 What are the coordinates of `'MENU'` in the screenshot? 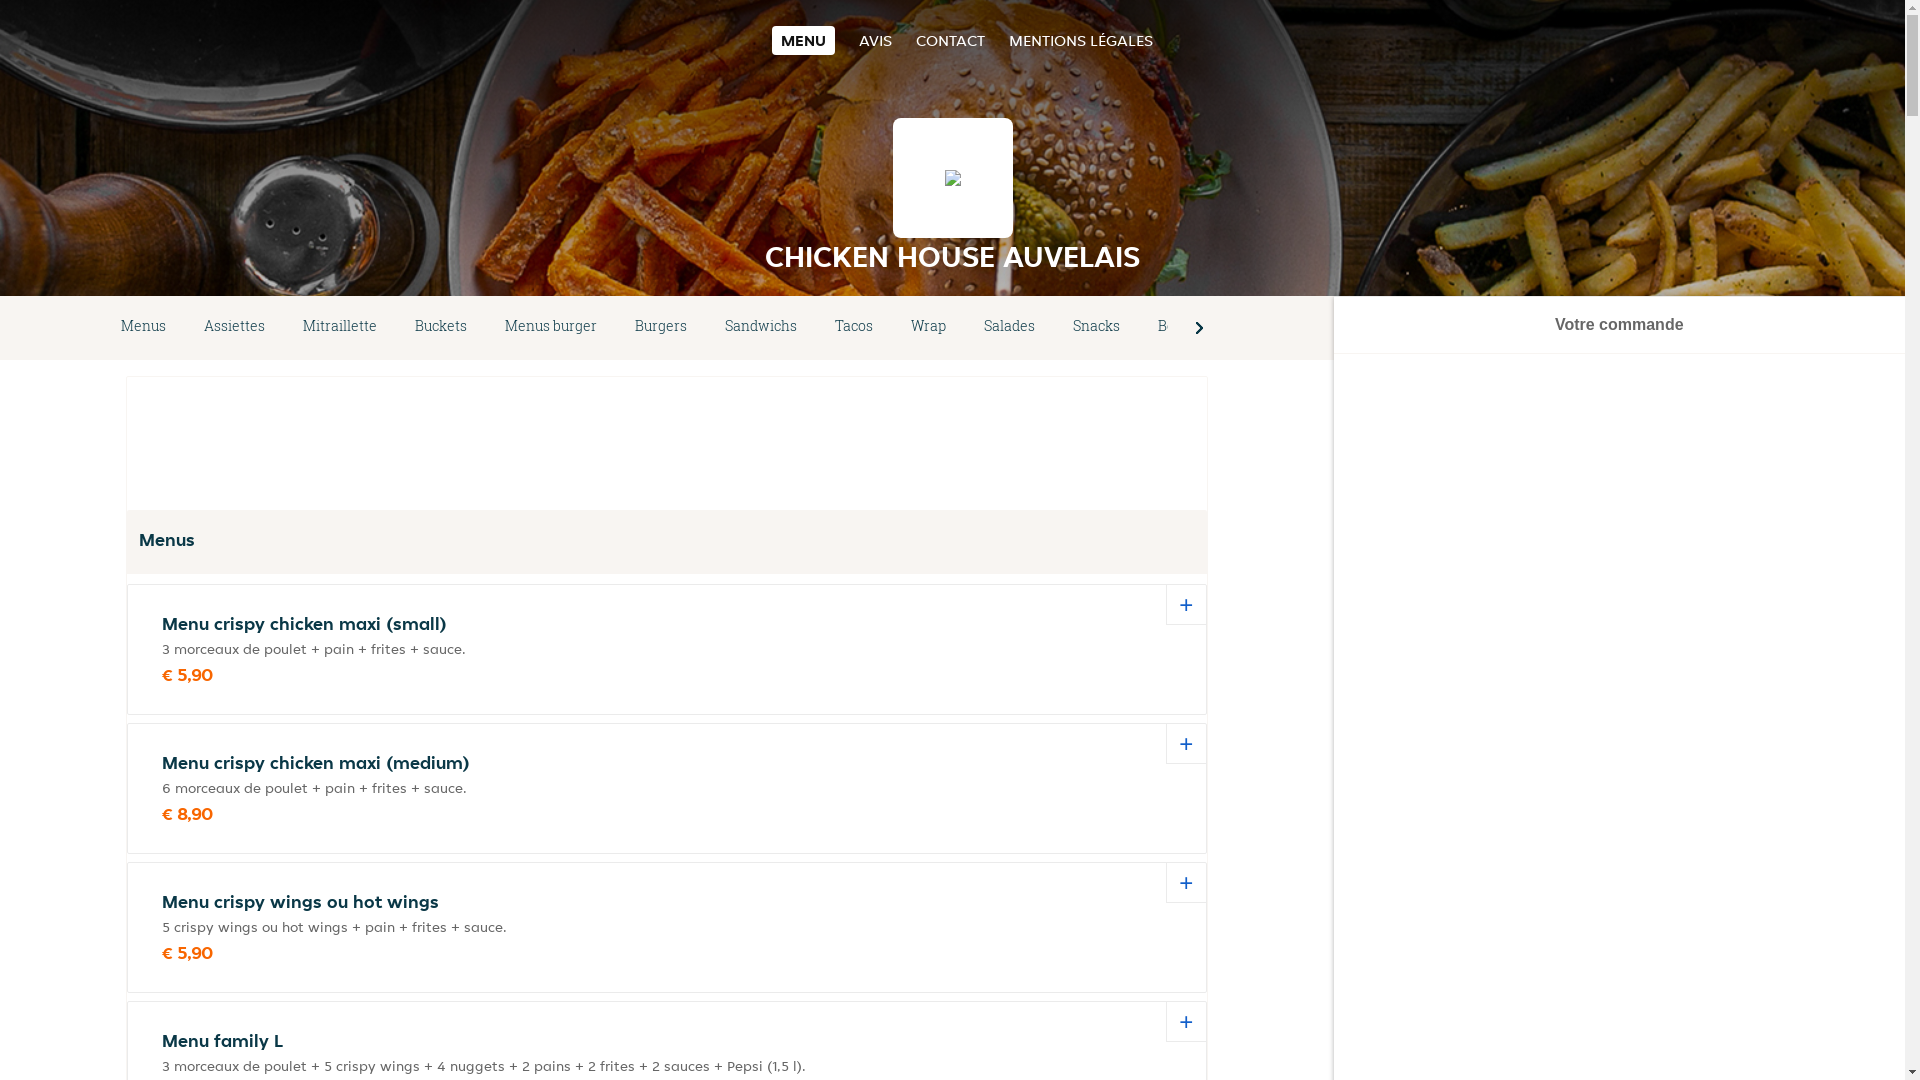 It's located at (803, 40).